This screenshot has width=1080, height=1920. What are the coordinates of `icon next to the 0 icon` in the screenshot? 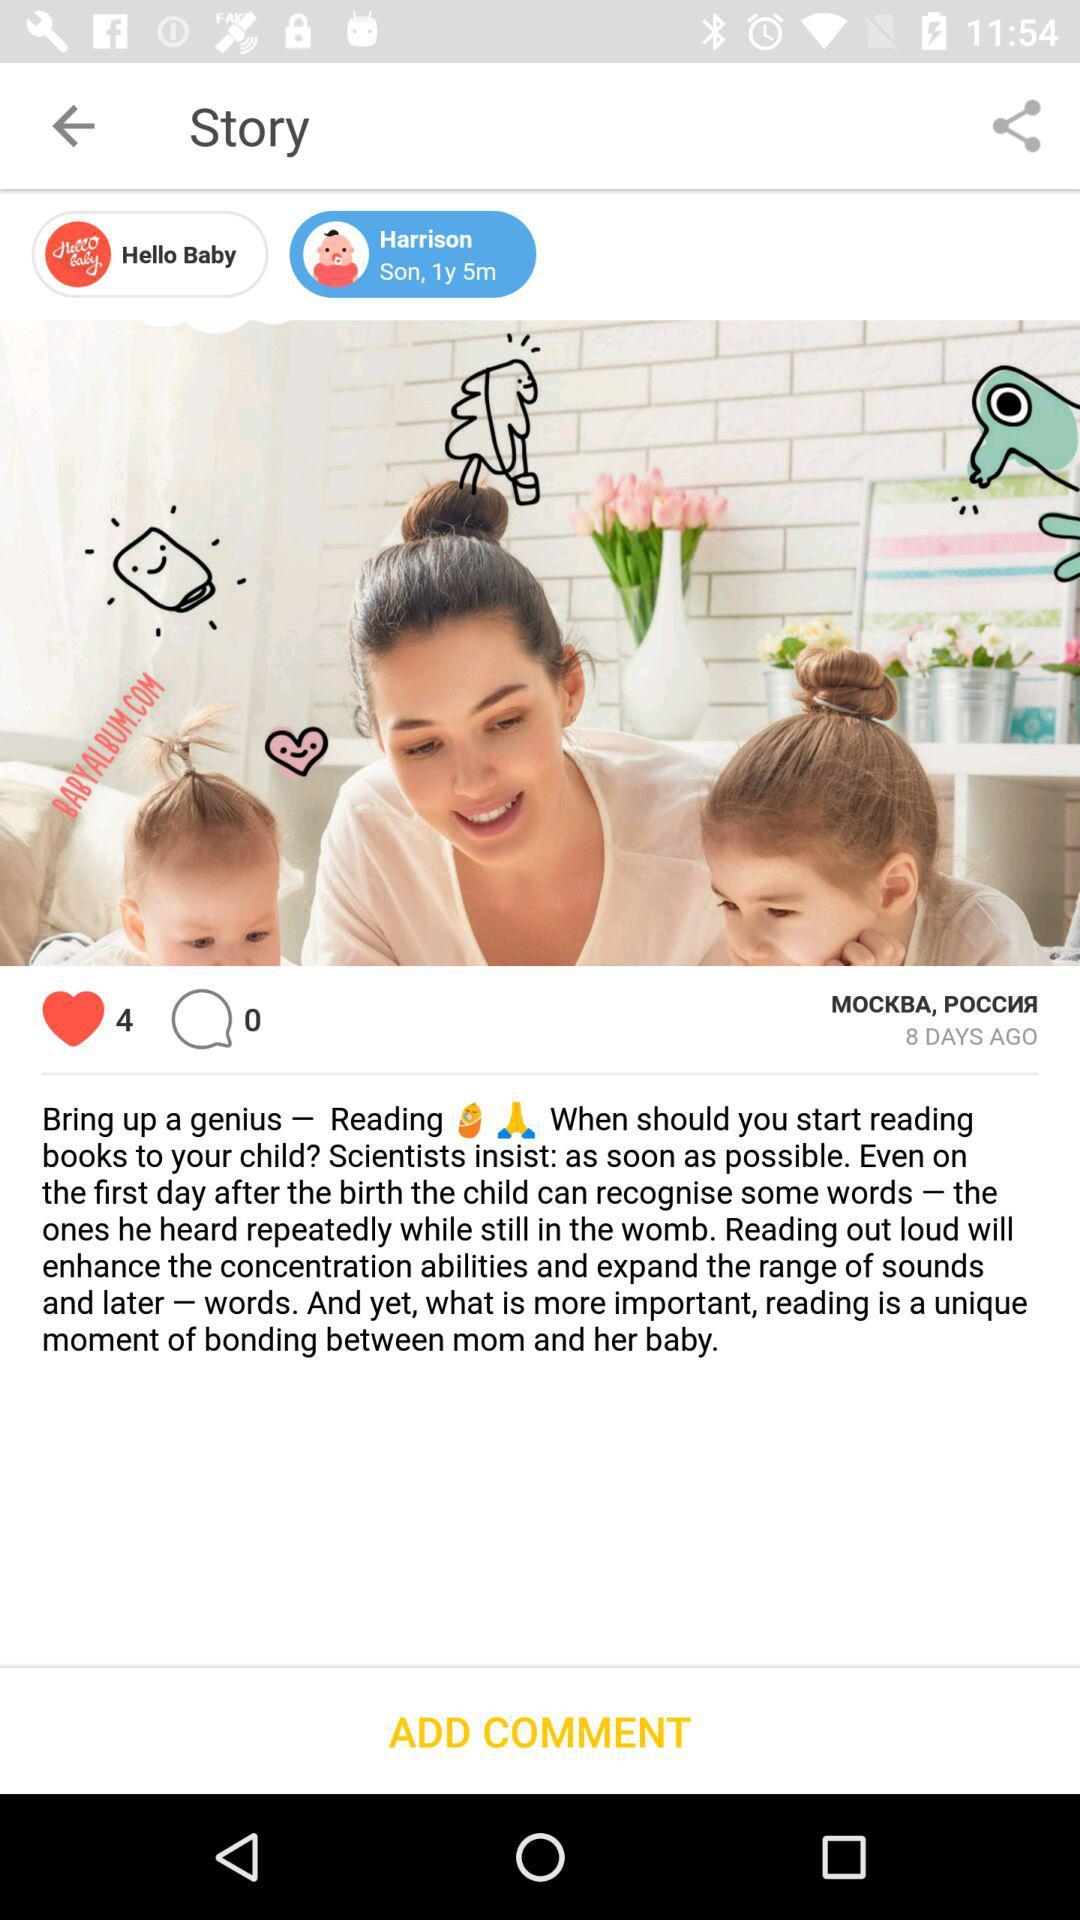 It's located at (201, 1019).